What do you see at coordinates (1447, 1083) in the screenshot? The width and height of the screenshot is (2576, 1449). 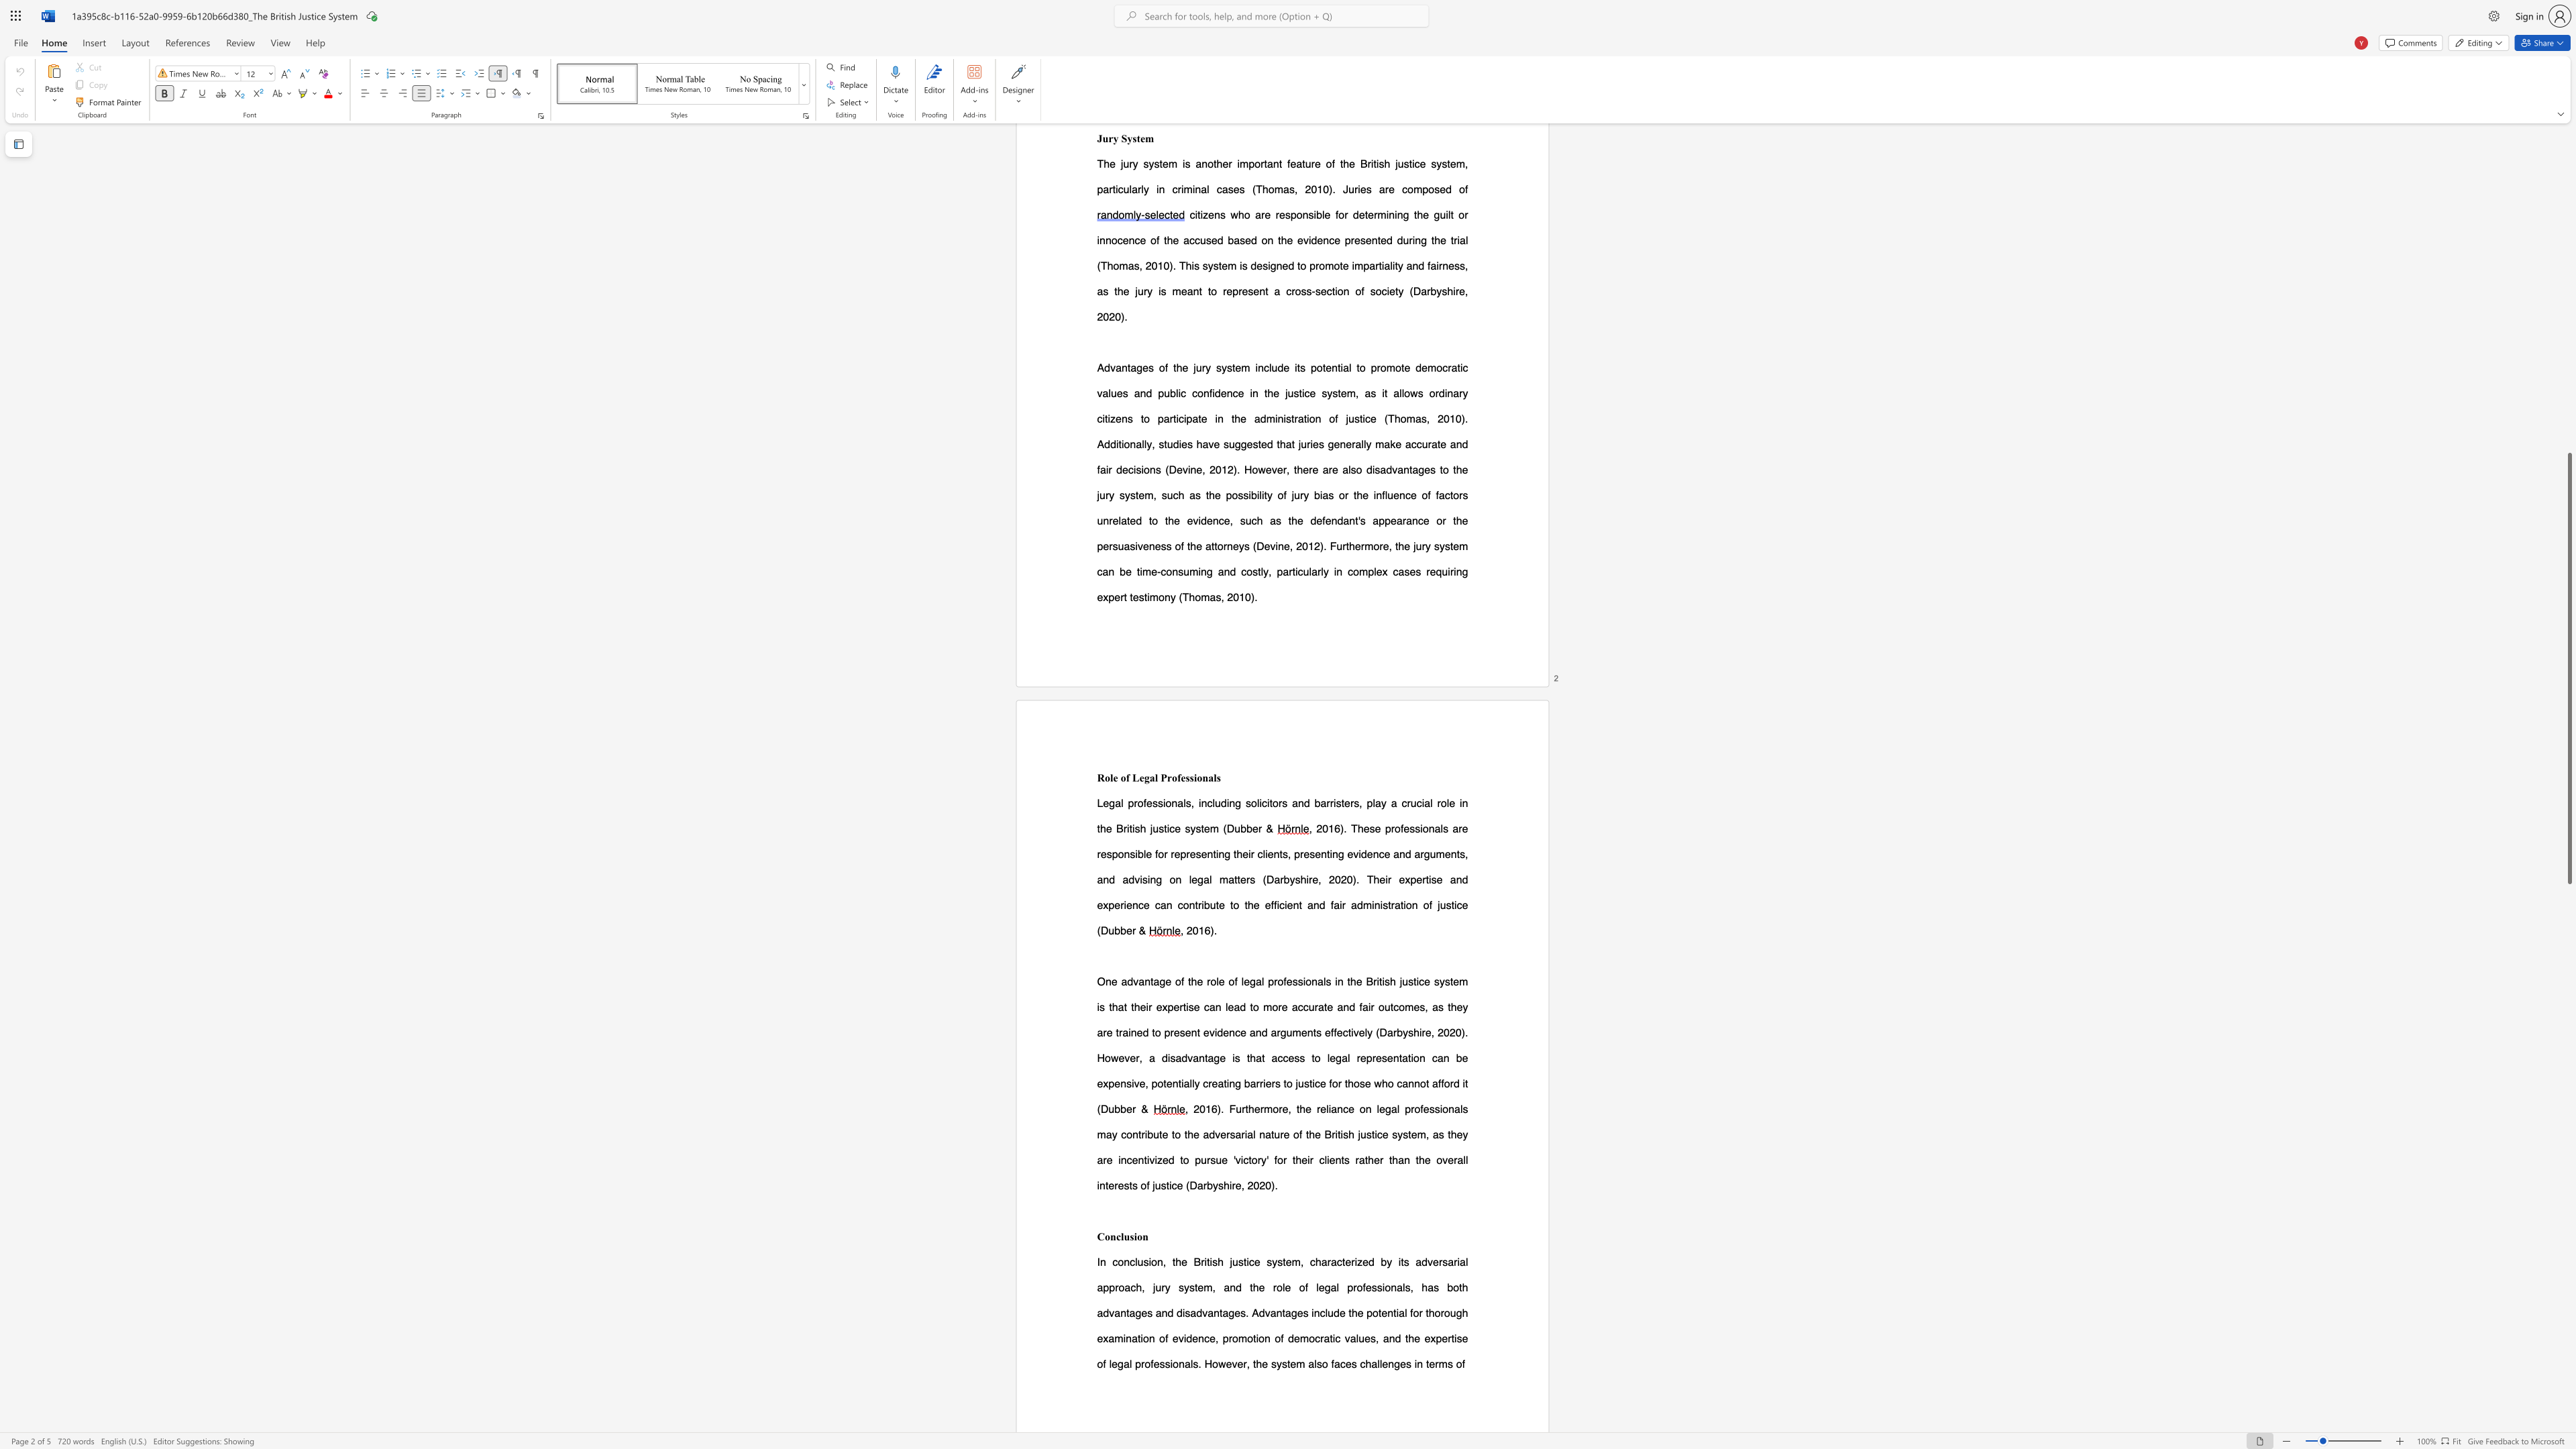 I see `the 10th character "o" in the text` at bounding box center [1447, 1083].